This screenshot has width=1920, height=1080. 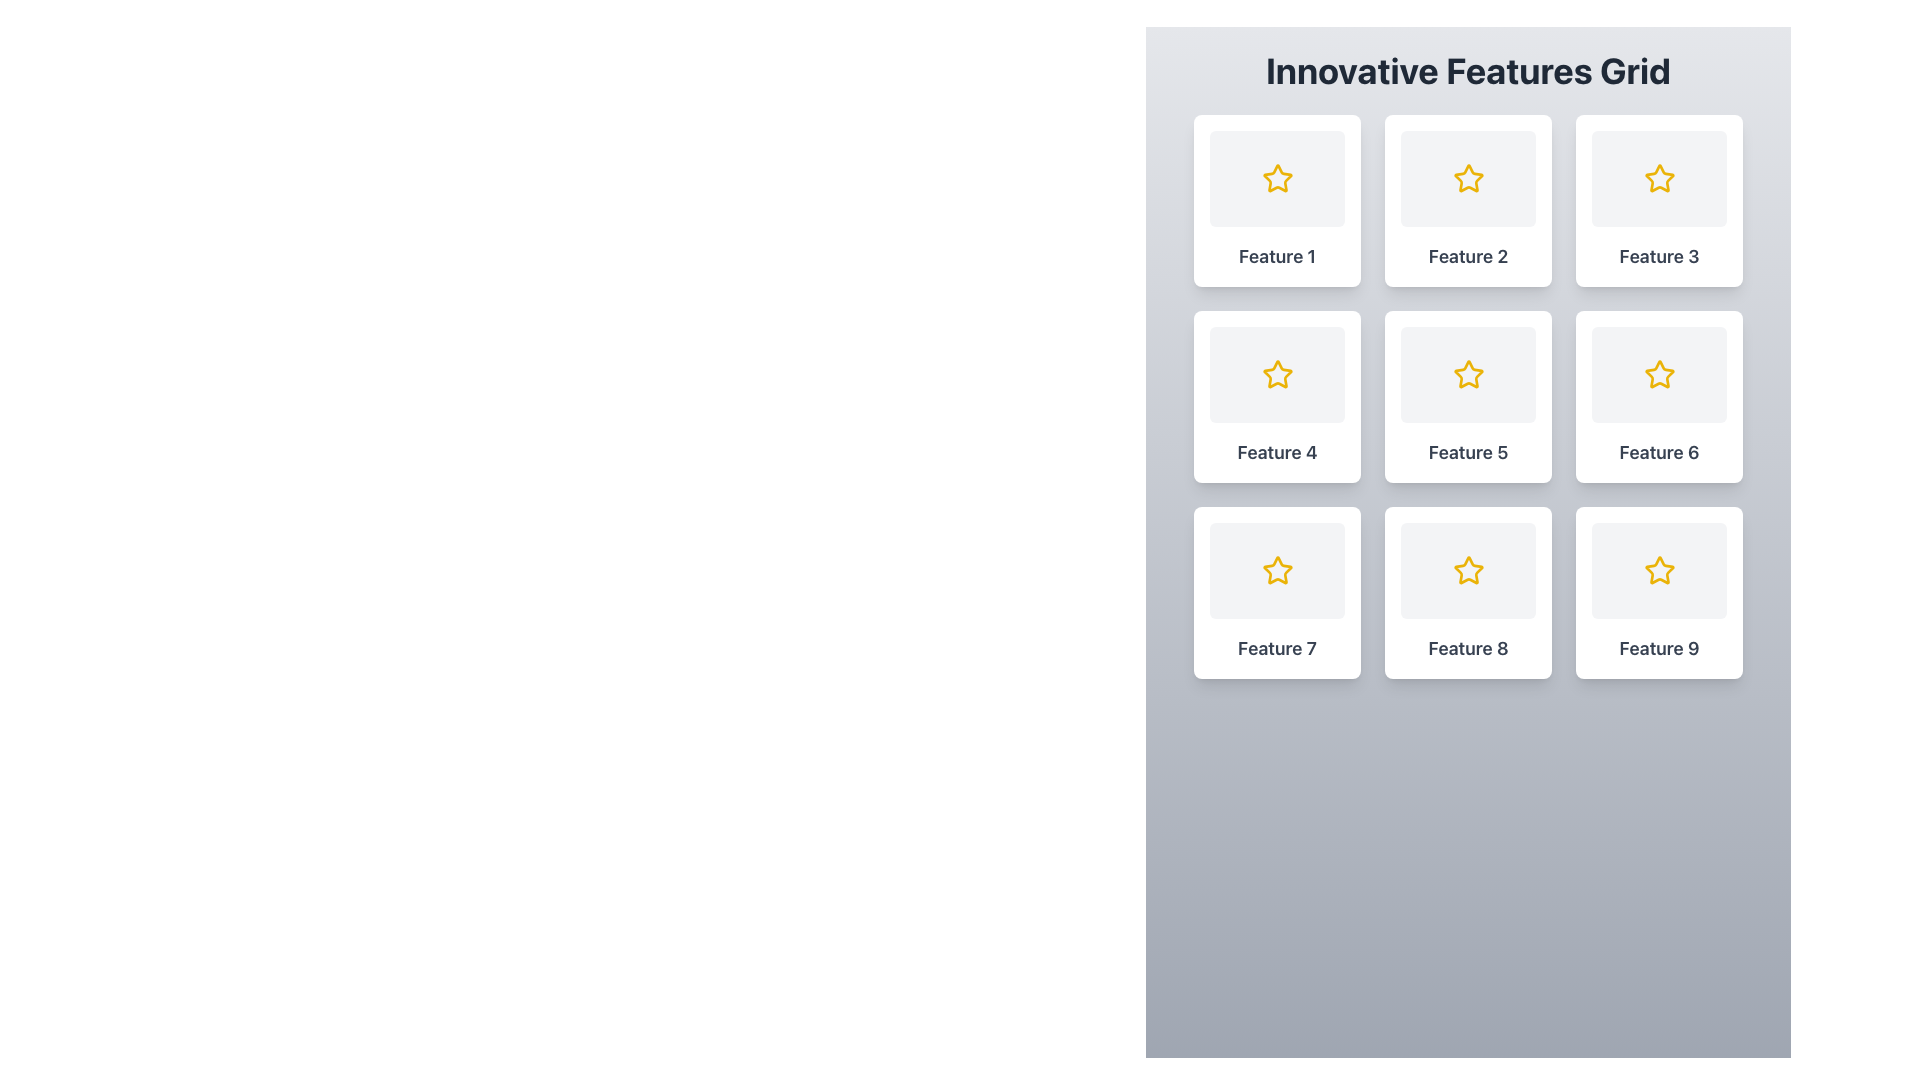 What do you see at coordinates (1468, 177) in the screenshot?
I see `the yellow star icon with a white interior, located in the second cell of the first row under 'Innovative Features Grid'` at bounding box center [1468, 177].